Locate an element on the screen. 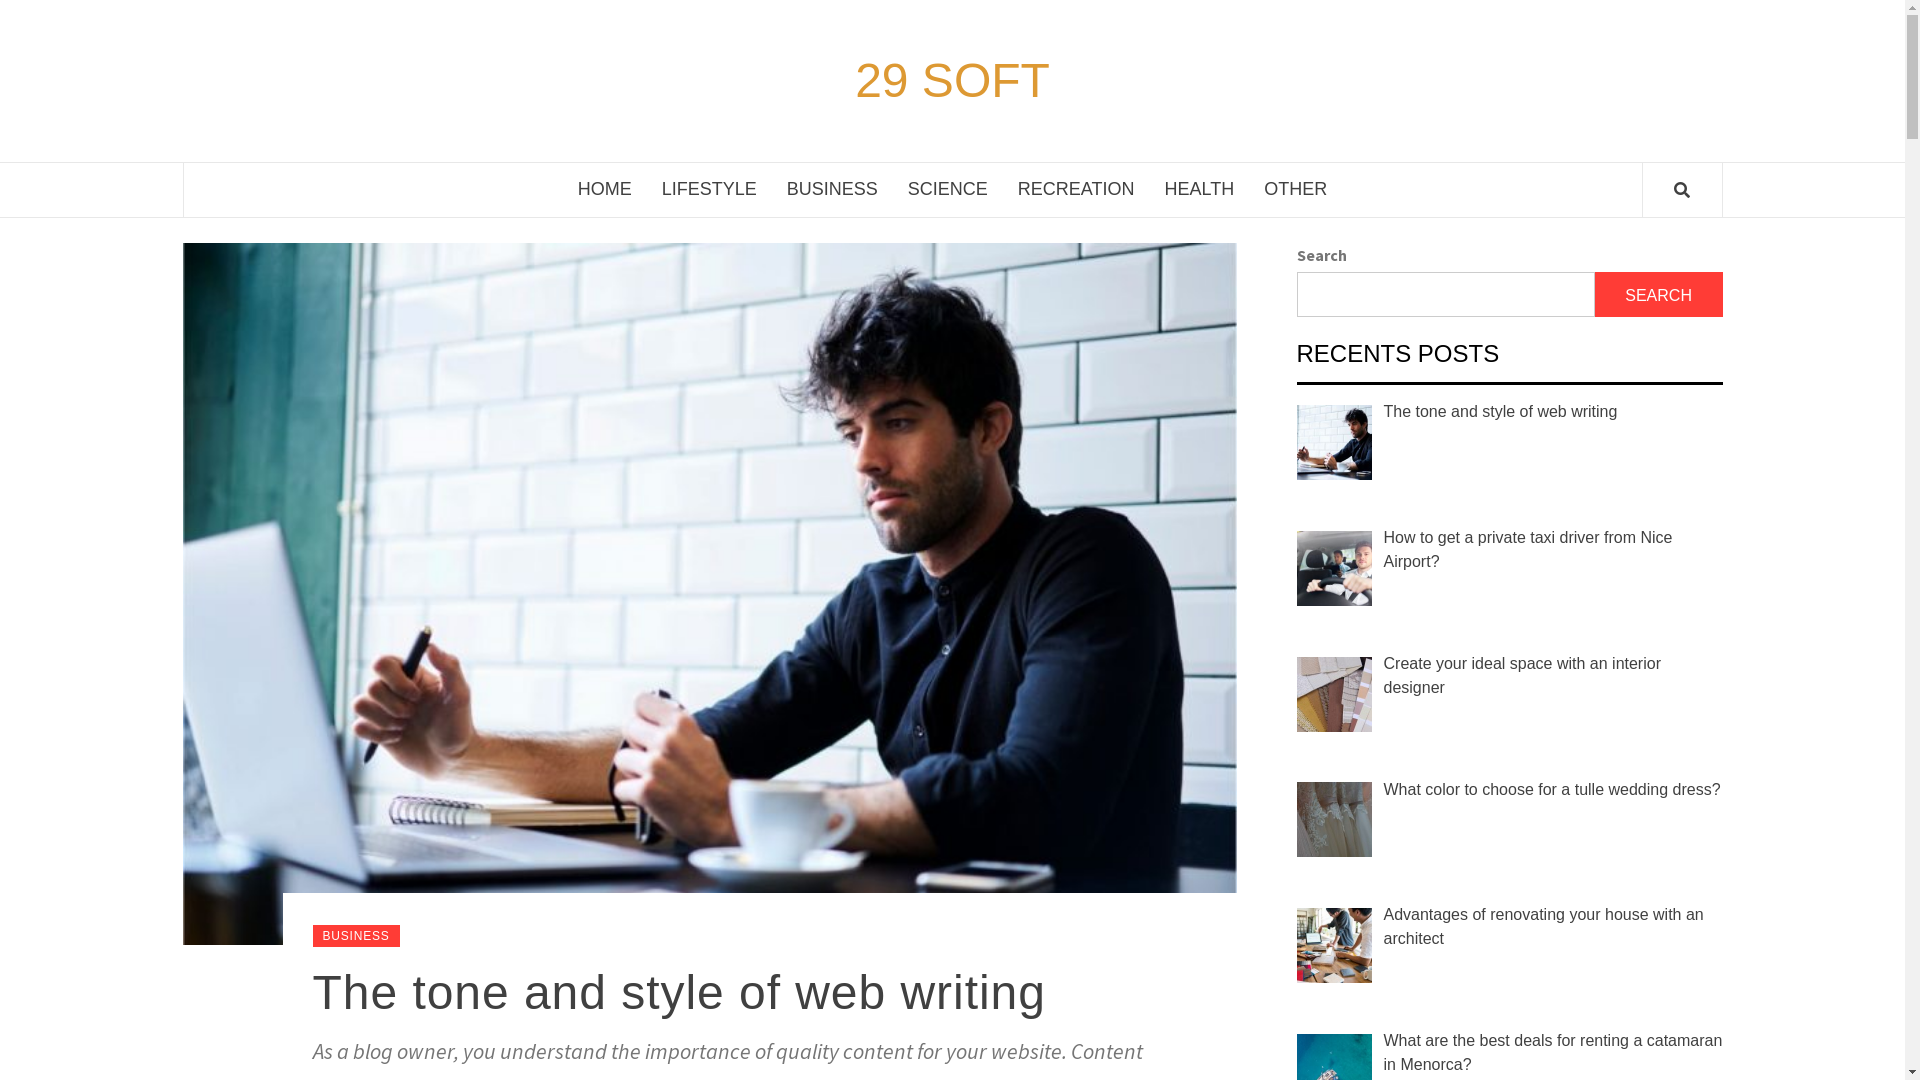 This screenshot has height=1080, width=1920. 'SCIENCE' is located at coordinates (946, 189).